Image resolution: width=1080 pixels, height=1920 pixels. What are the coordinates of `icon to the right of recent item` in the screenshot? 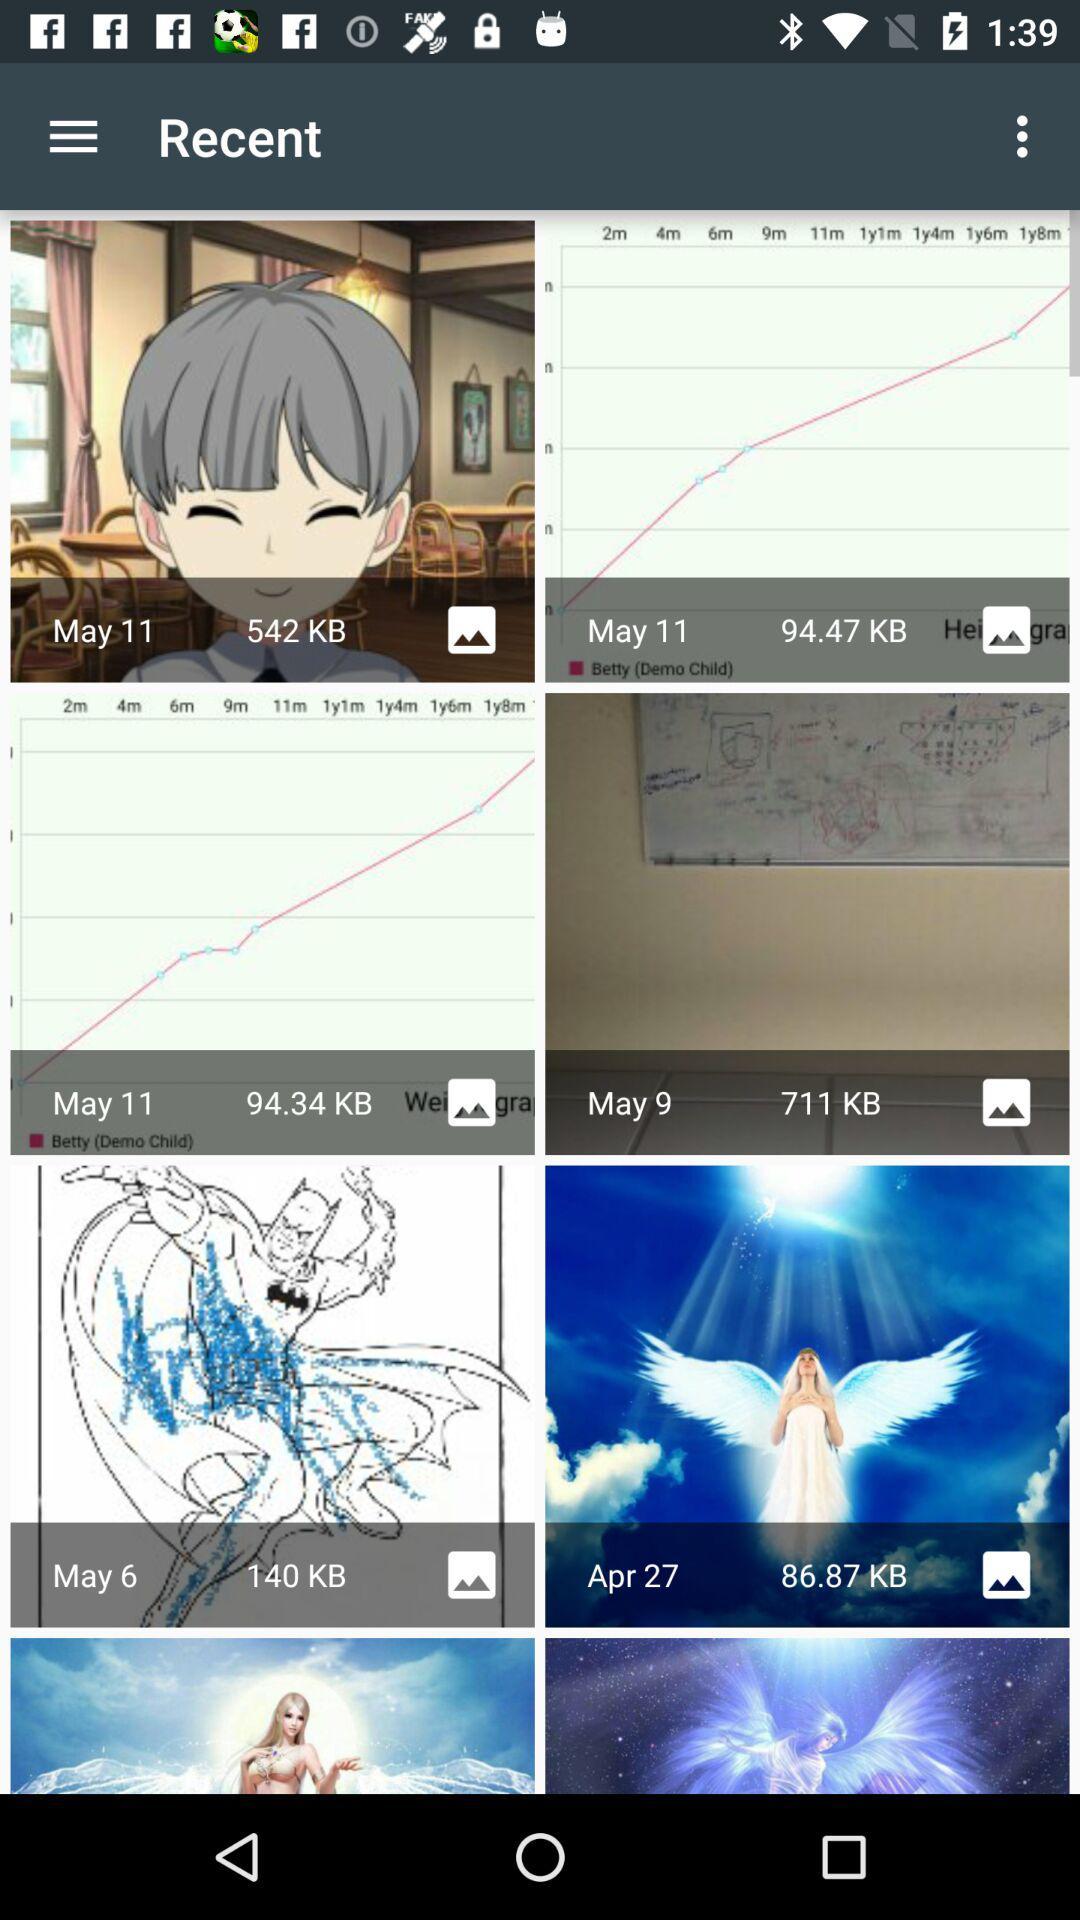 It's located at (1027, 135).